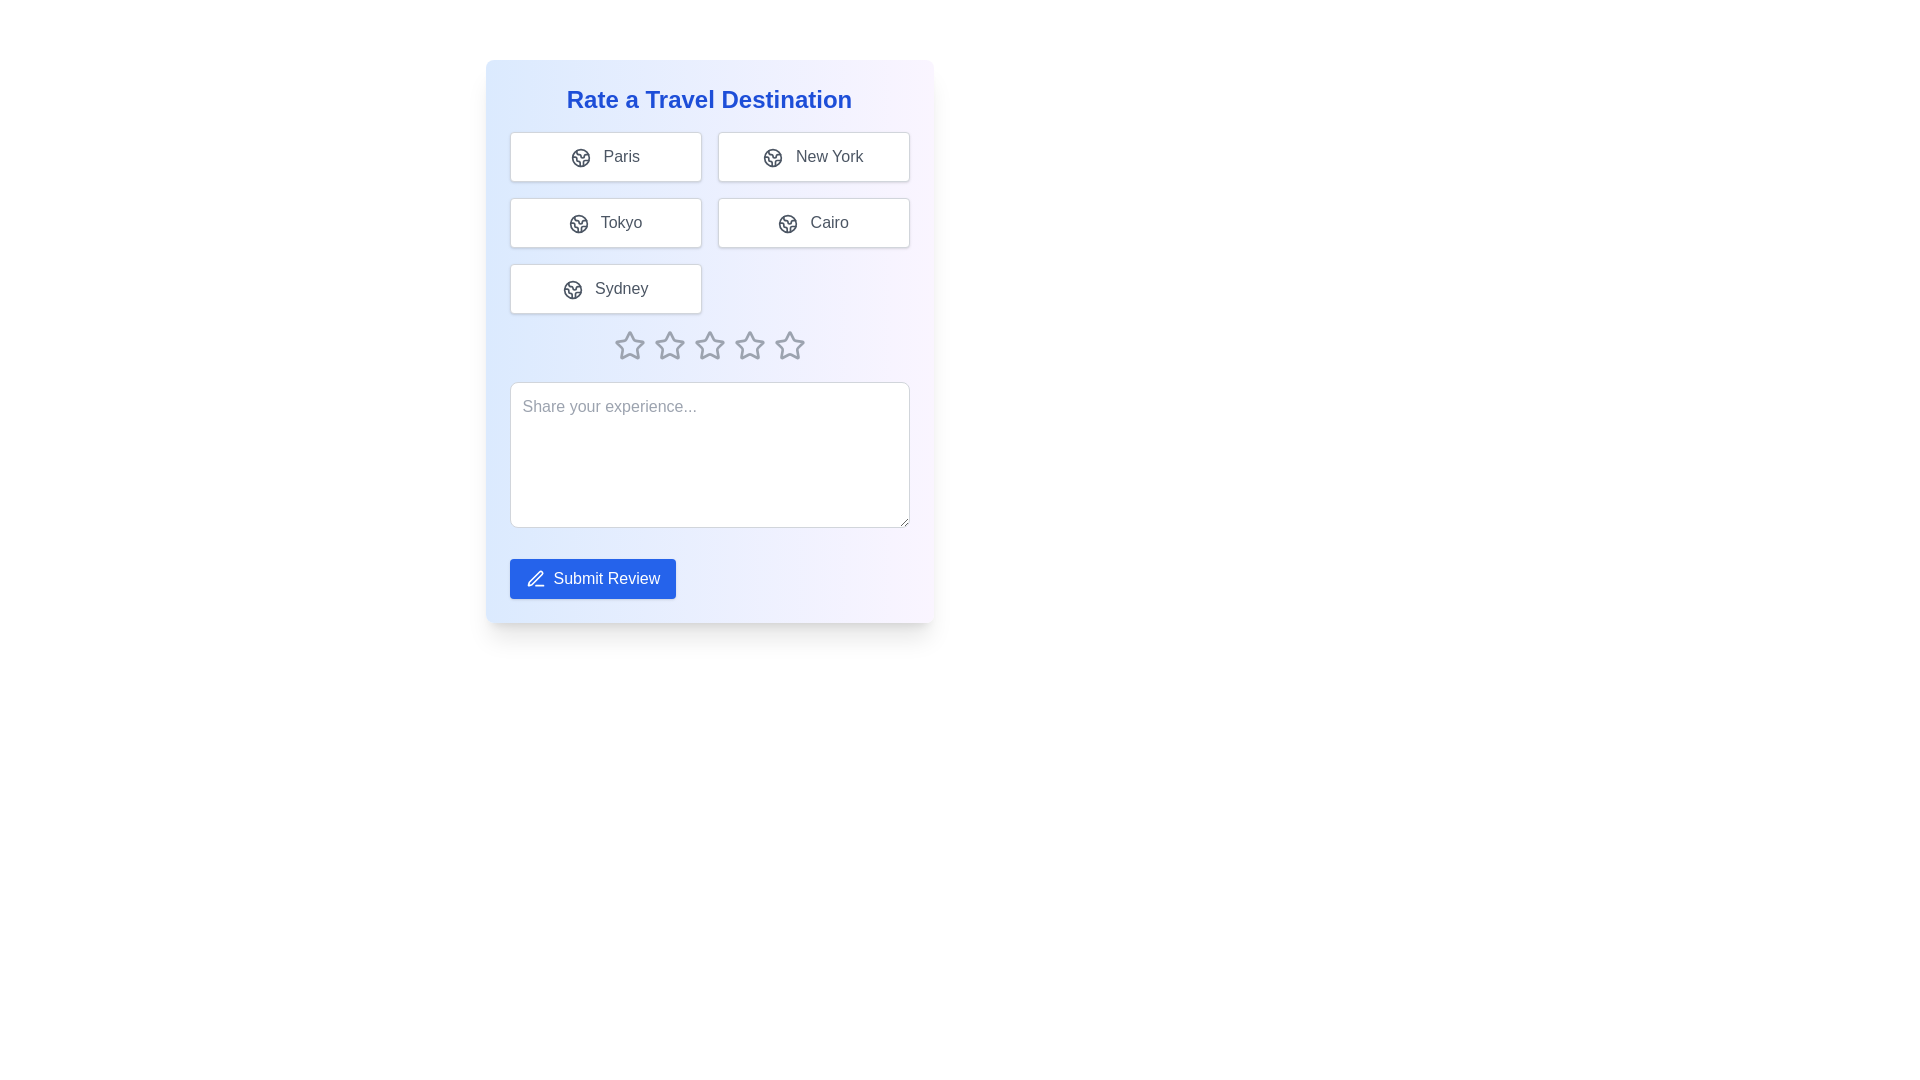  I want to click on the circular graphical element that is part of the globe icon, located near the 'Tokyo' text button, so click(577, 223).